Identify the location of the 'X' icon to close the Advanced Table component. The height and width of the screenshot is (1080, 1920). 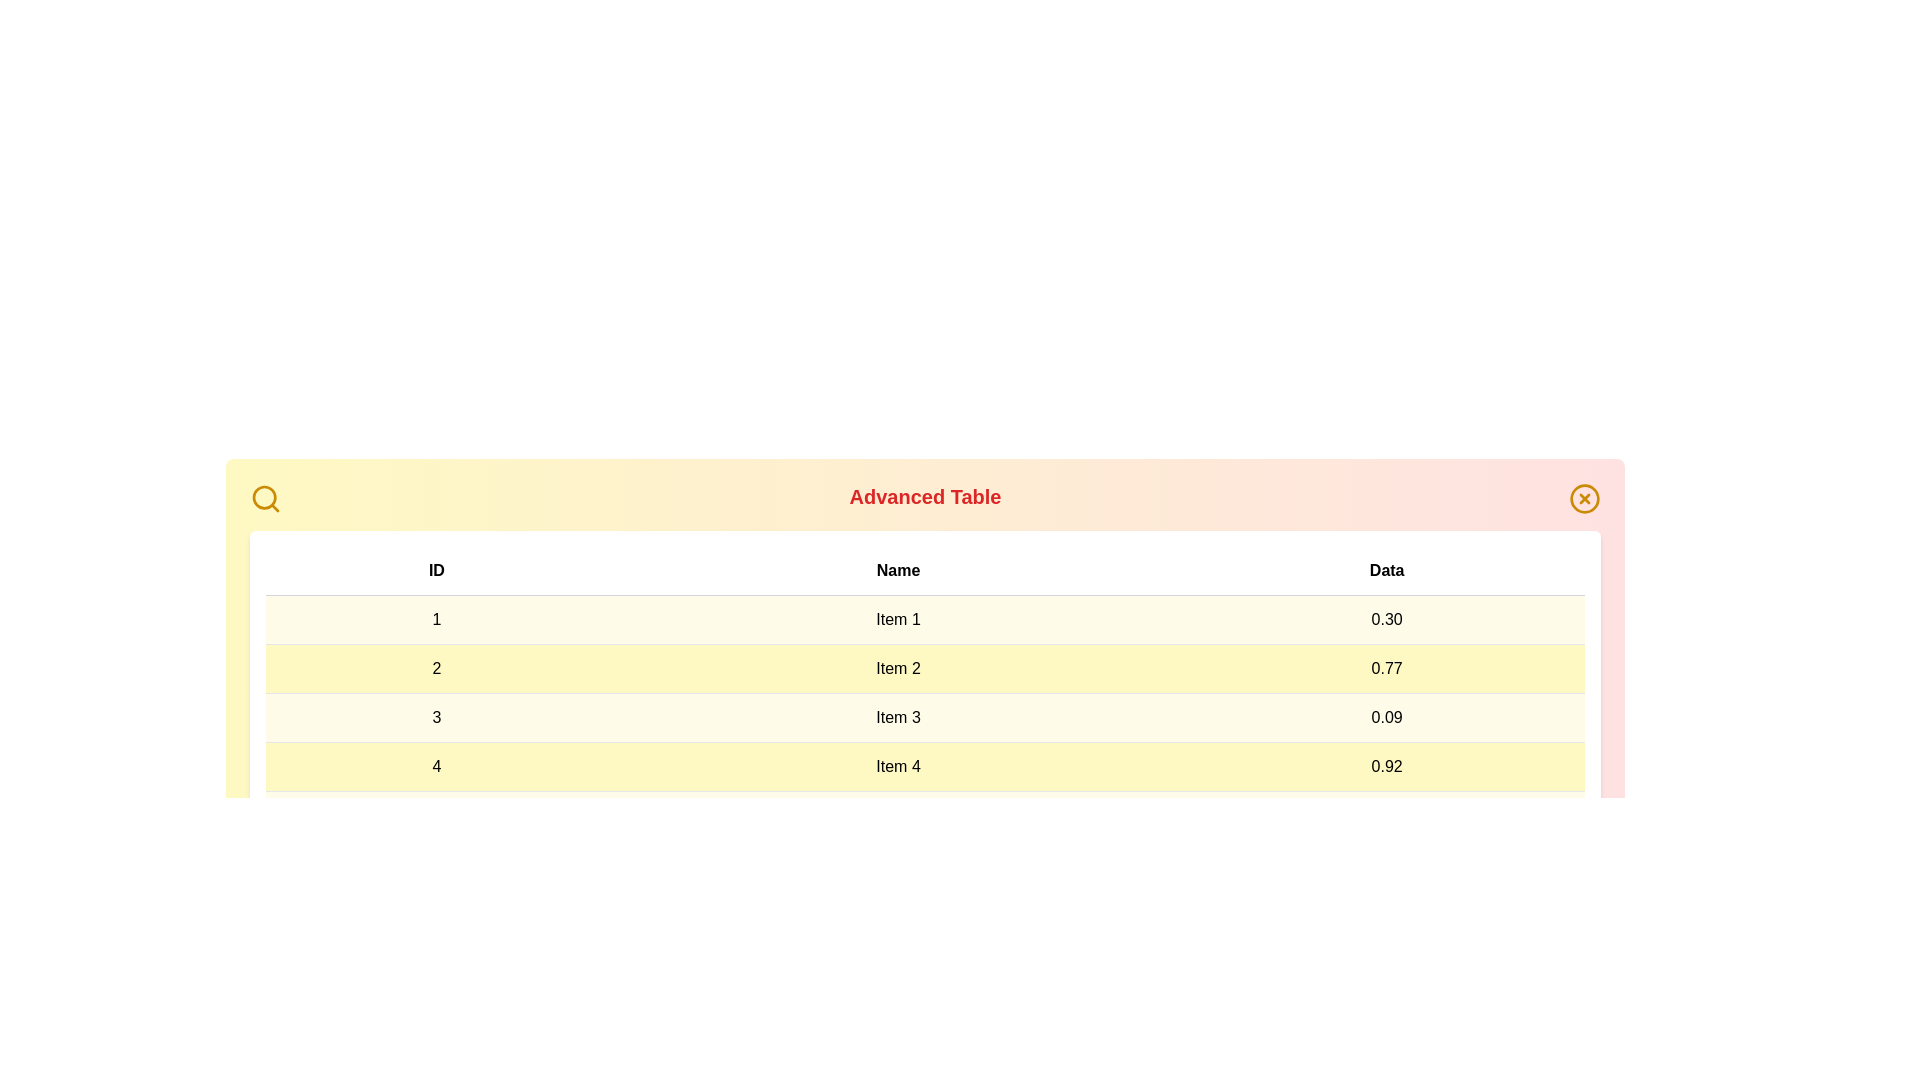
(1583, 497).